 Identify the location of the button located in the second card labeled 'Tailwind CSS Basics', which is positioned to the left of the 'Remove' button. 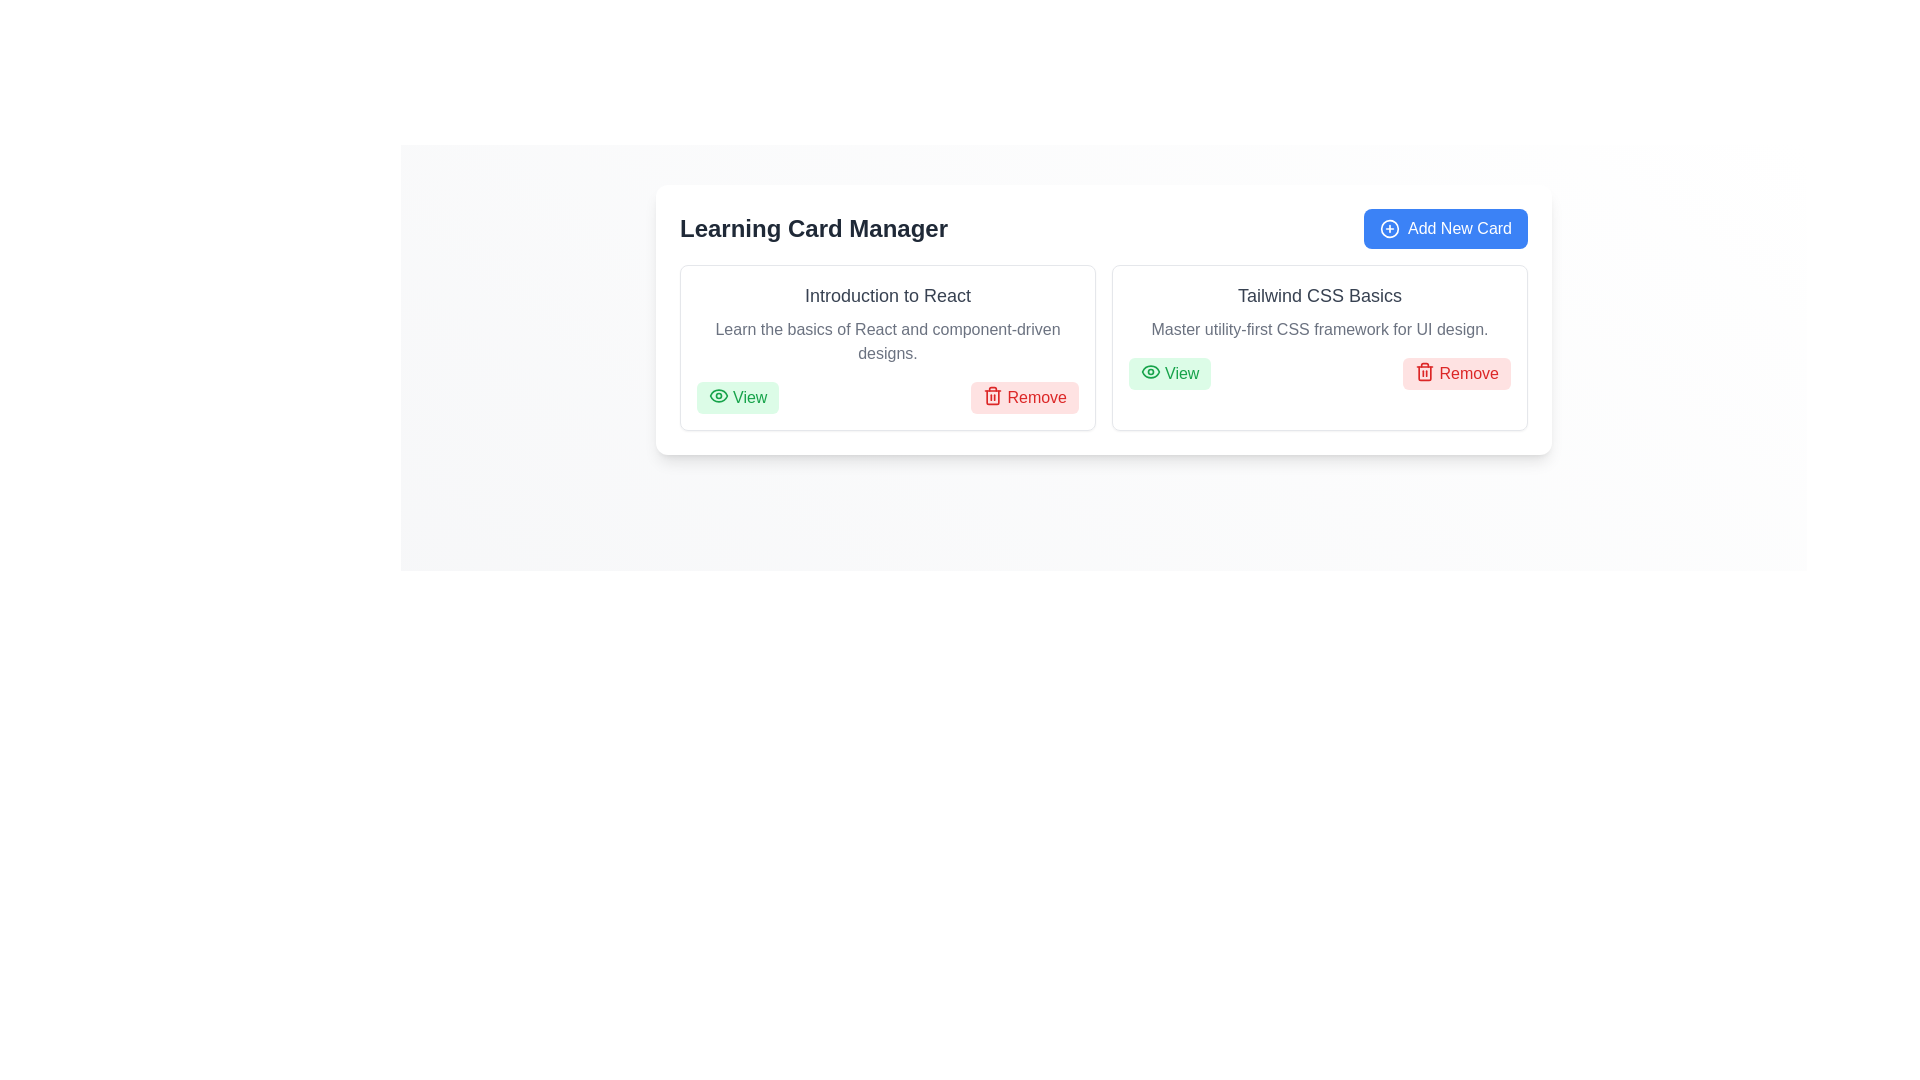
(1170, 374).